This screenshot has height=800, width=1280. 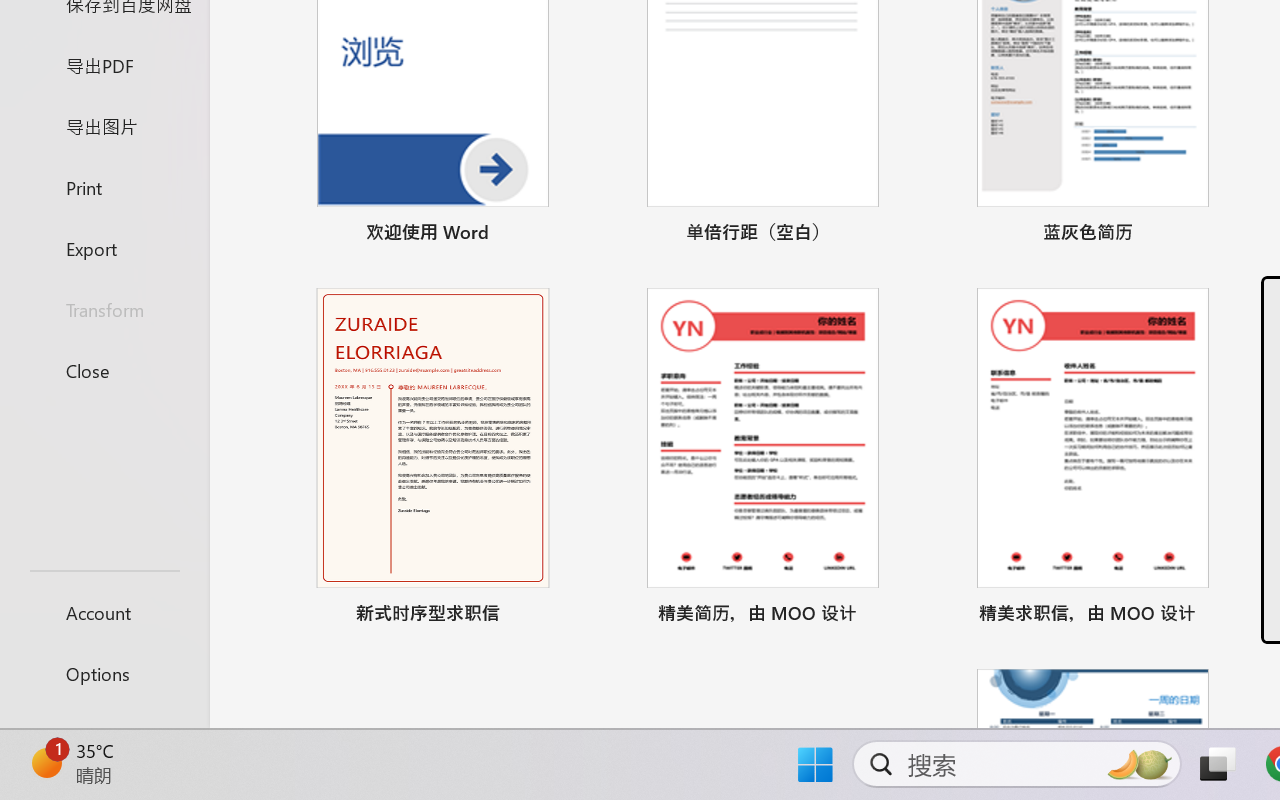 I want to click on 'Export', so click(x=103, y=247).